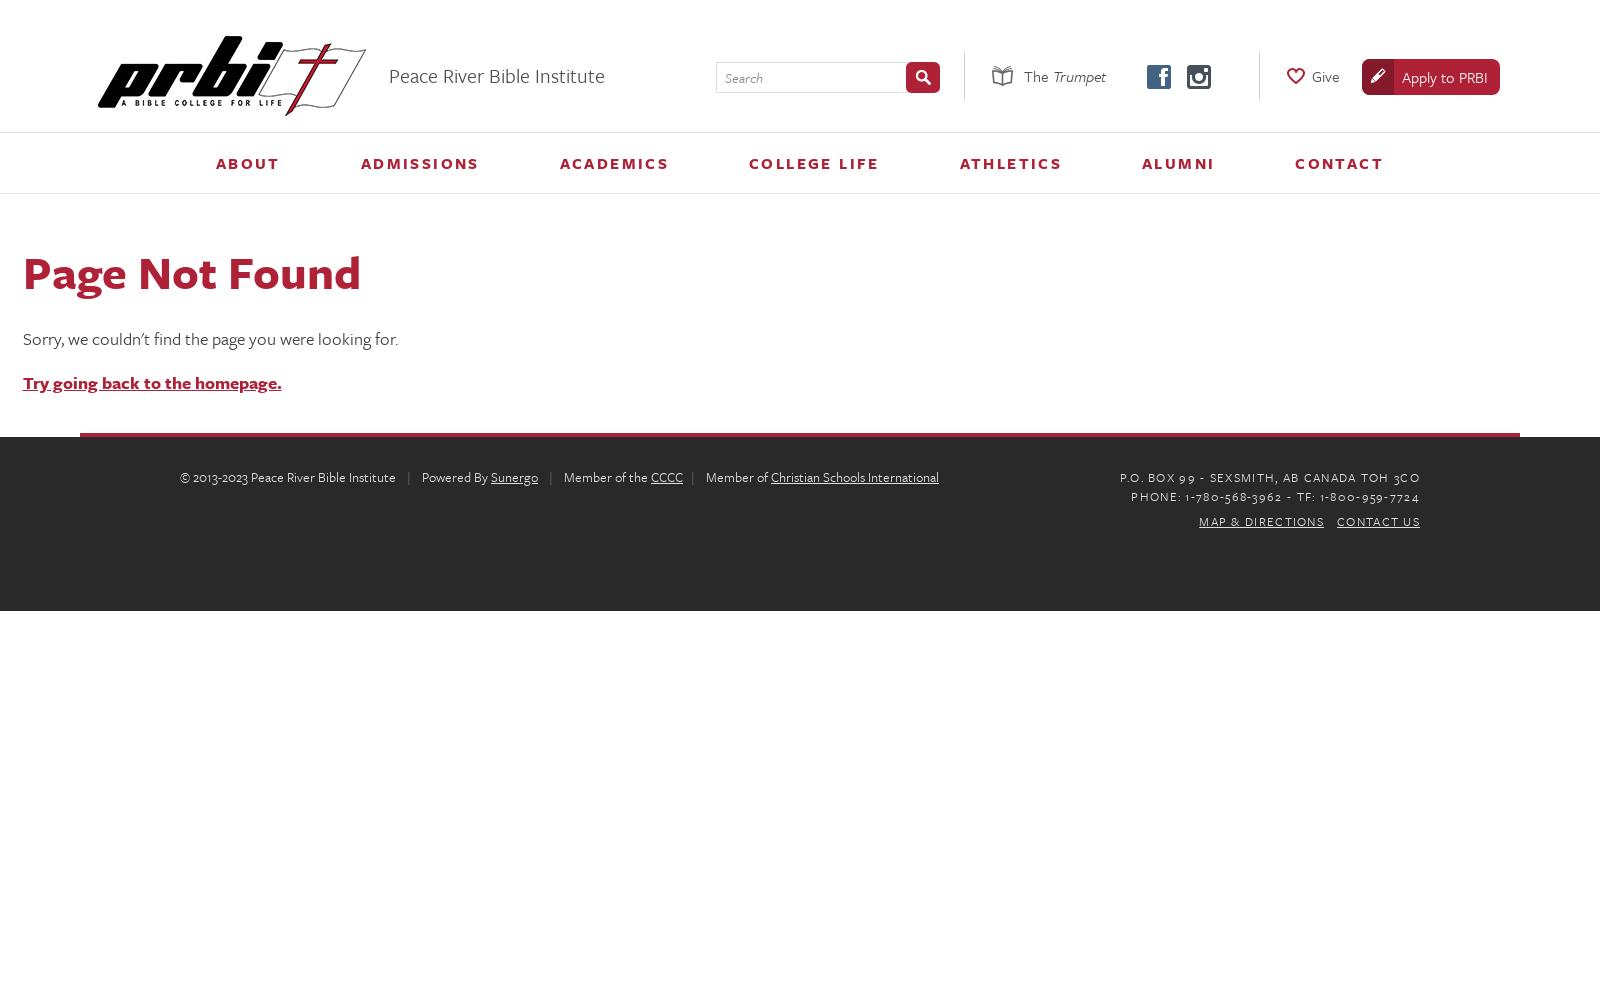  What do you see at coordinates (559, 475) in the screenshot?
I see `'Member of the'` at bounding box center [559, 475].